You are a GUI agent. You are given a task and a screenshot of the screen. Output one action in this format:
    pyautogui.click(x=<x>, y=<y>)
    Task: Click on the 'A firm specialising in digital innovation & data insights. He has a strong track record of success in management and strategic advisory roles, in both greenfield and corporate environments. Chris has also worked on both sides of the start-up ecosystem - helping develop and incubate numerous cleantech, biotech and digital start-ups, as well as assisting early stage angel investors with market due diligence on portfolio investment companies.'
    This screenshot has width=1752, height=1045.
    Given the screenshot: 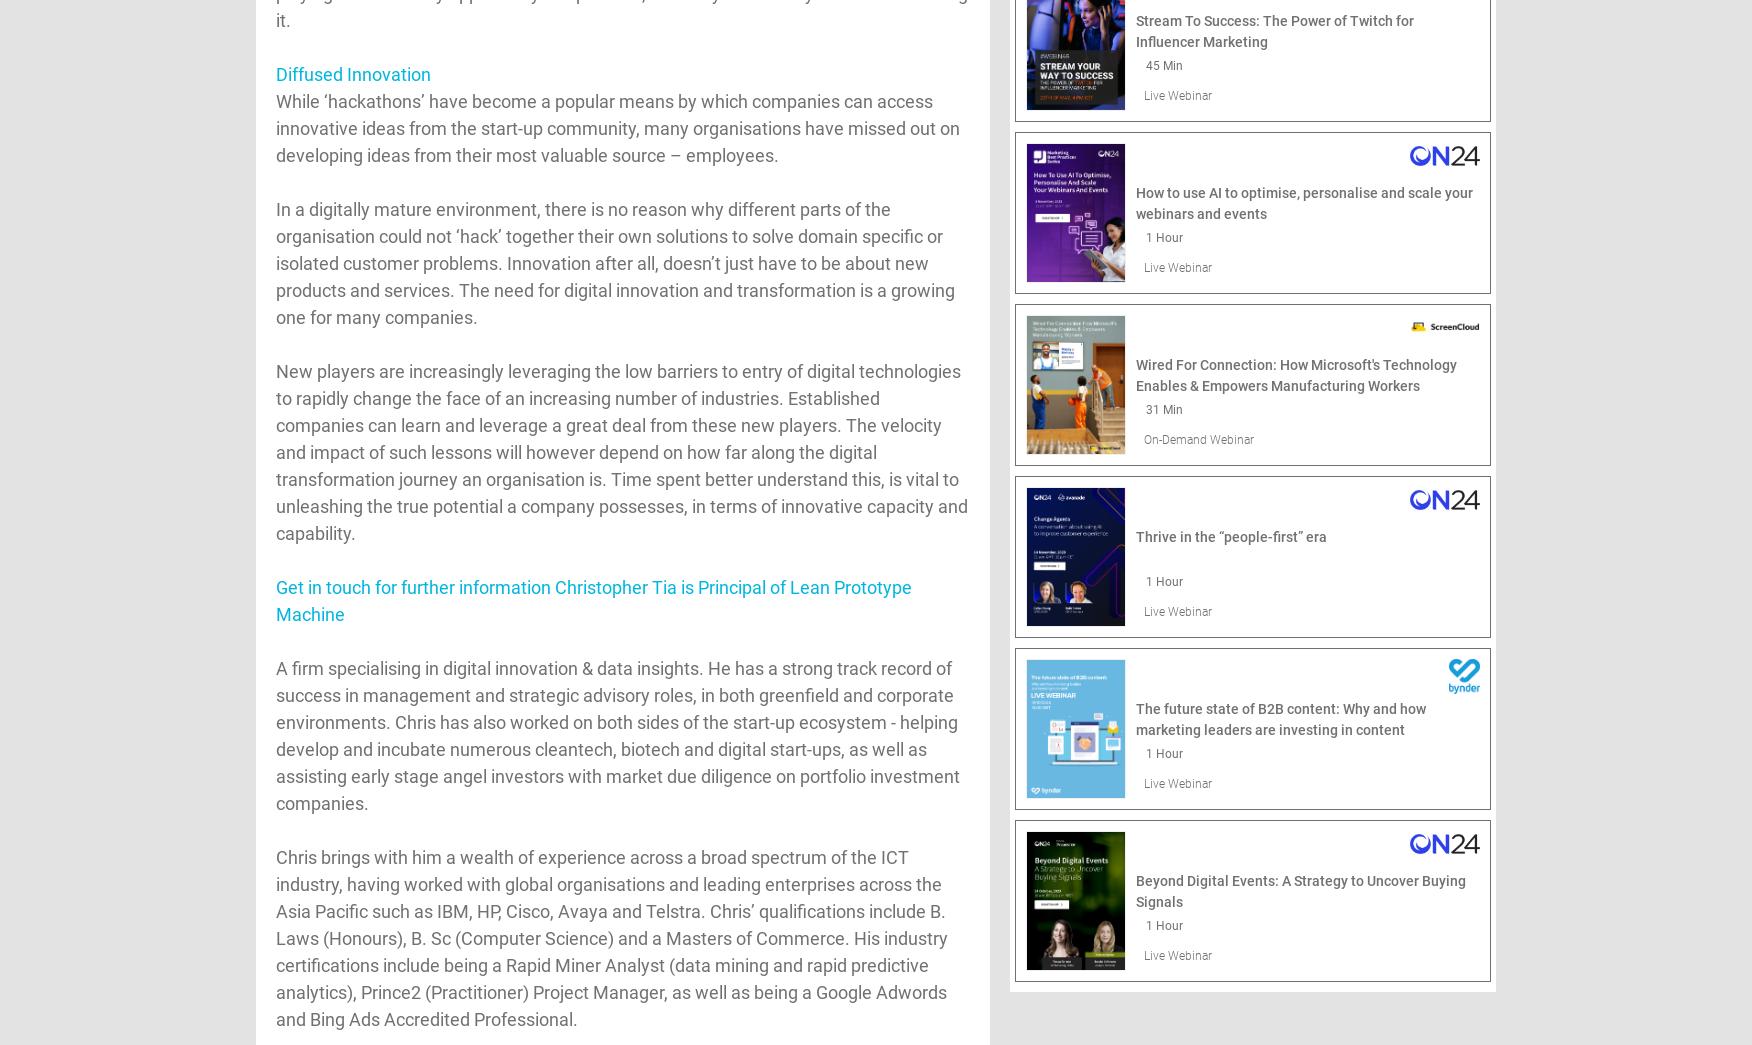 What is the action you would take?
    pyautogui.click(x=617, y=734)
    